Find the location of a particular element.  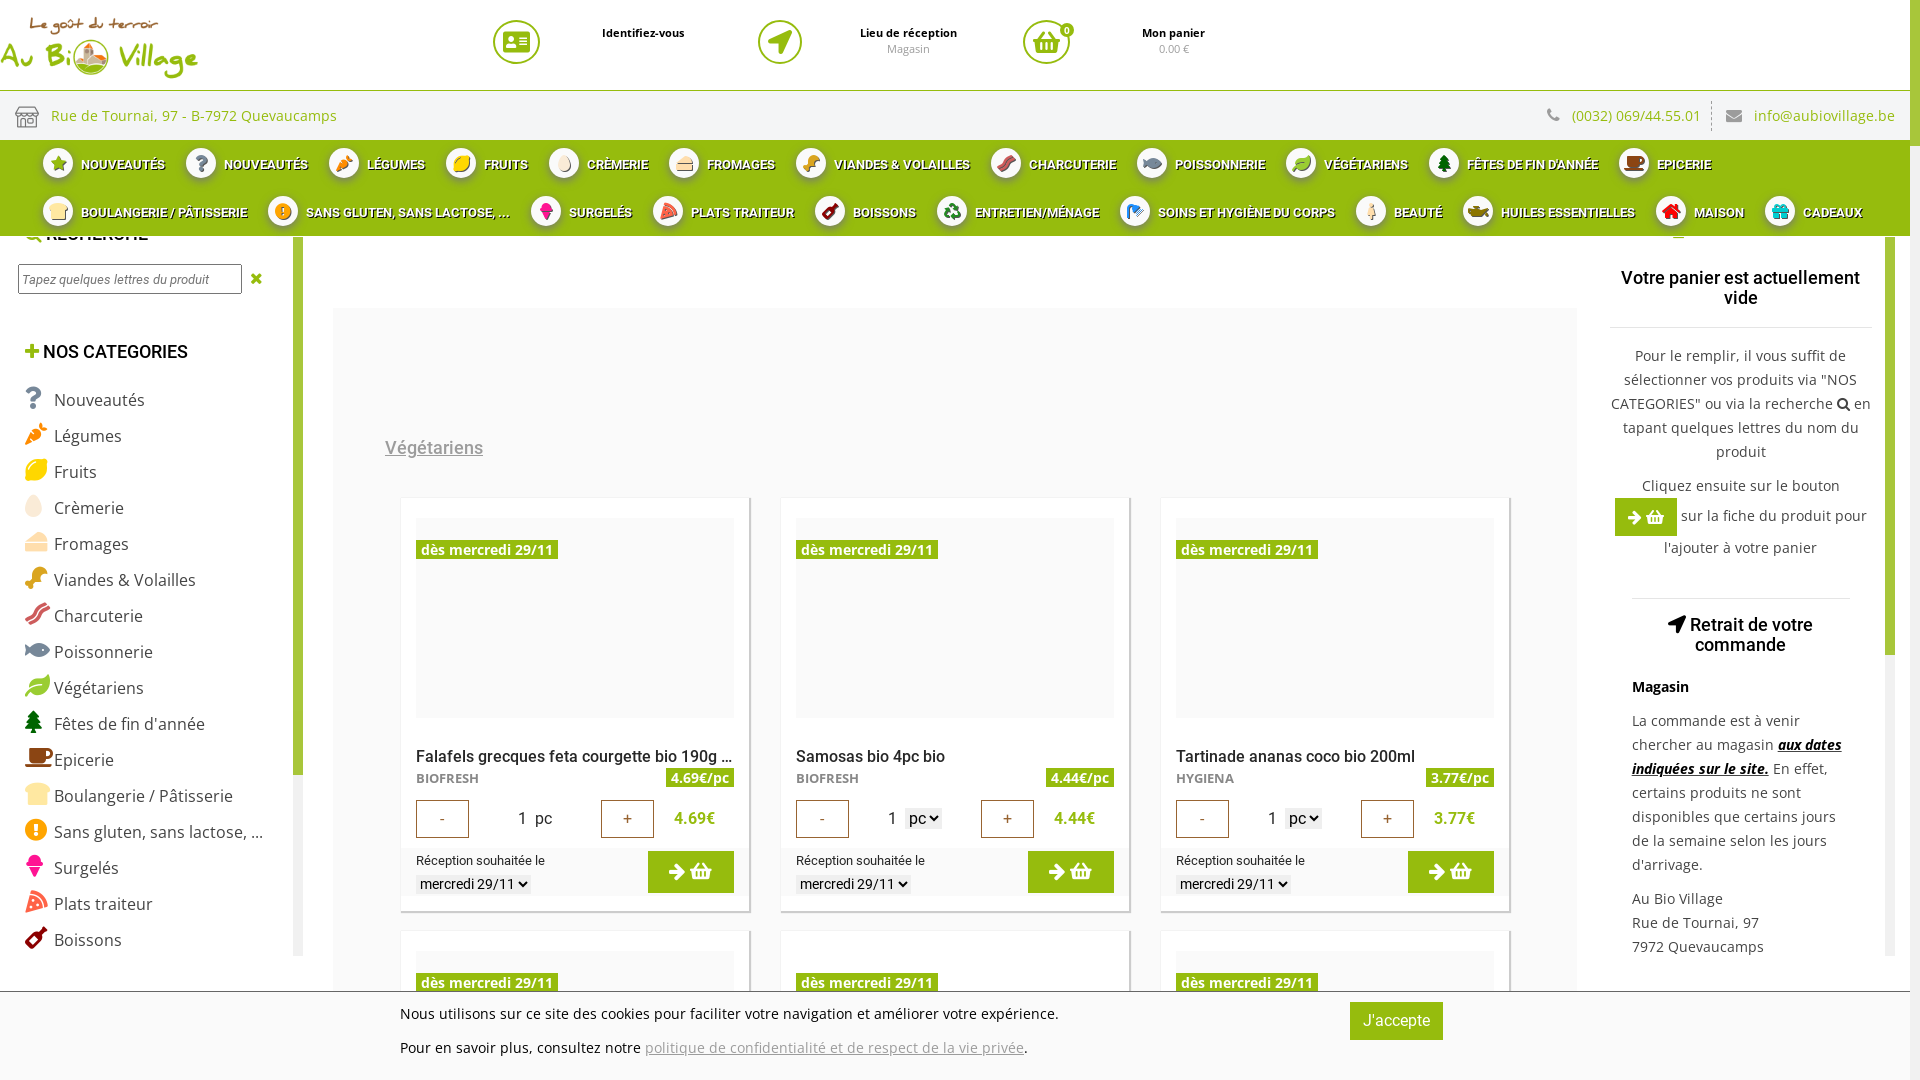

'CADEAUX' is located at coordinates (1751, 207).